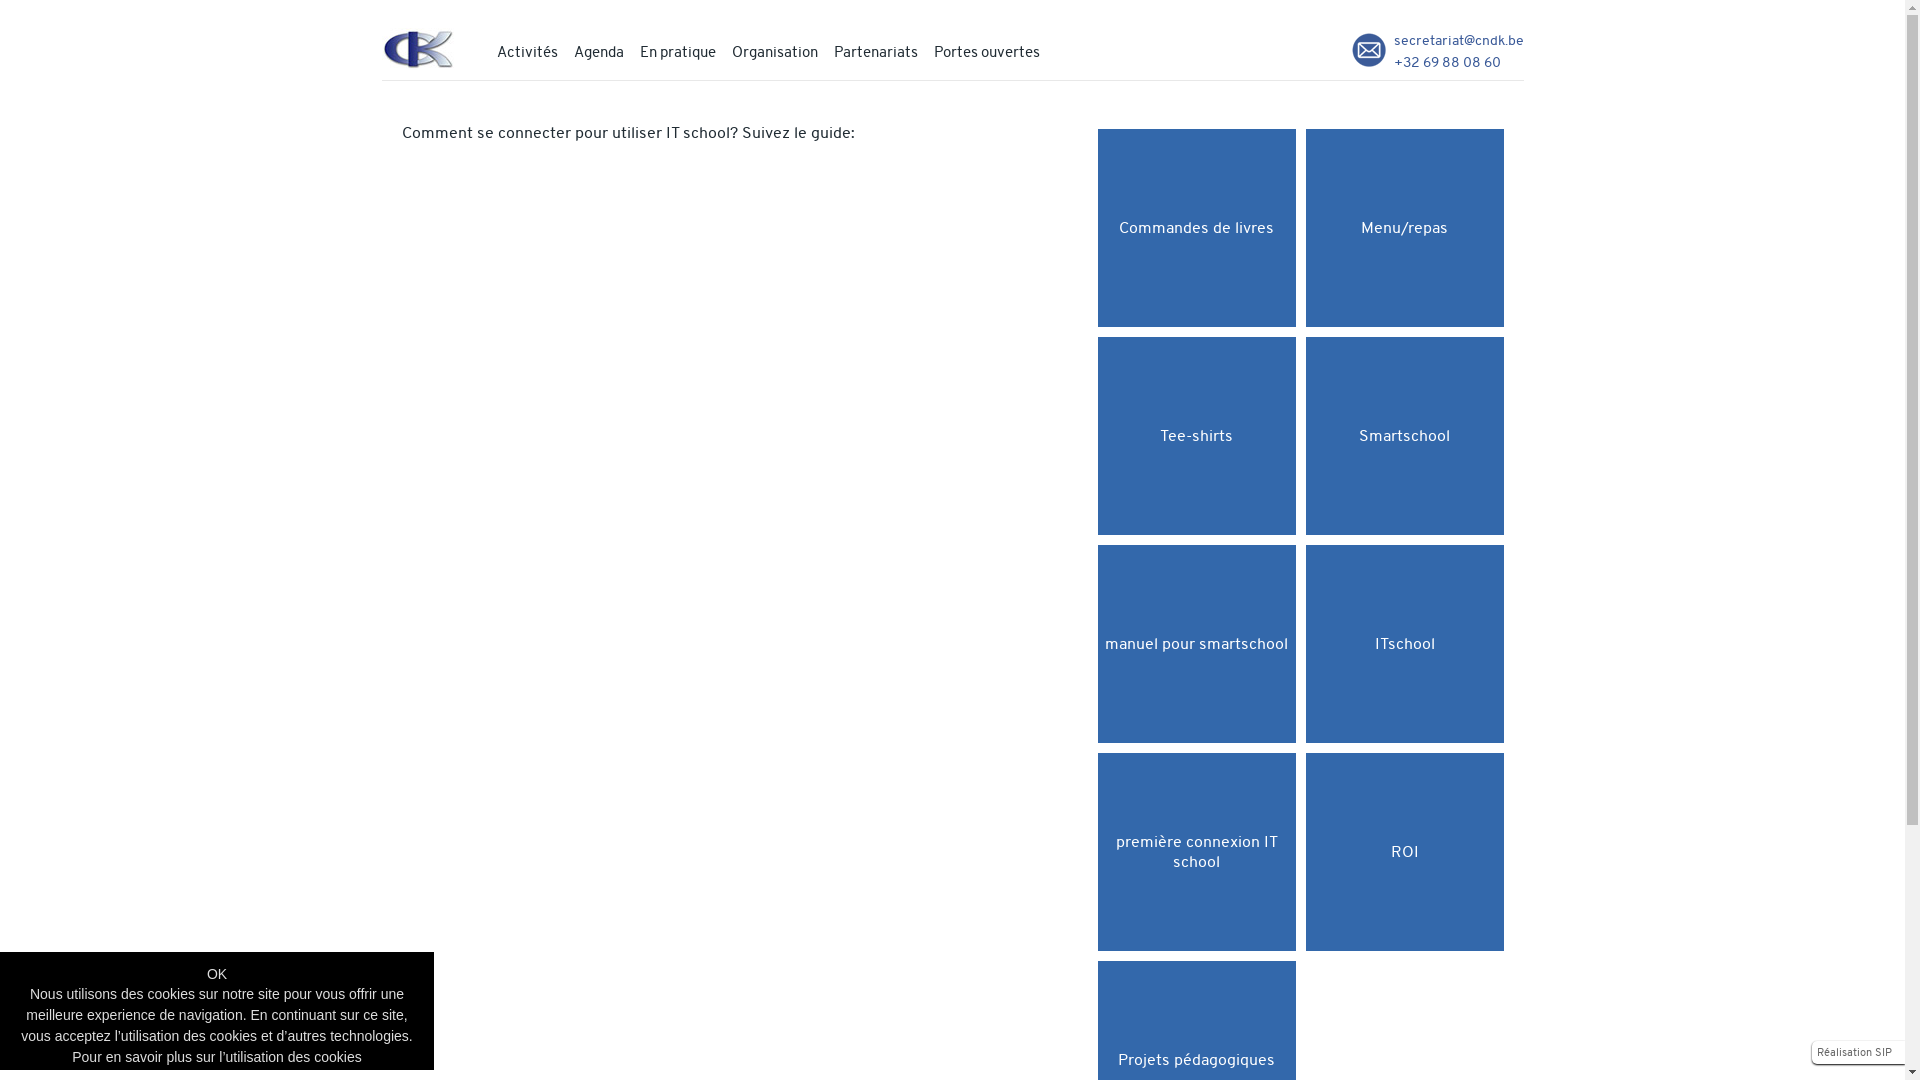 Image resolution: width=1920 pixels, height=1080 pixels. Describe the element at coordinates (773, 50) in the screenshot. I see `'Organisation'` at that location.